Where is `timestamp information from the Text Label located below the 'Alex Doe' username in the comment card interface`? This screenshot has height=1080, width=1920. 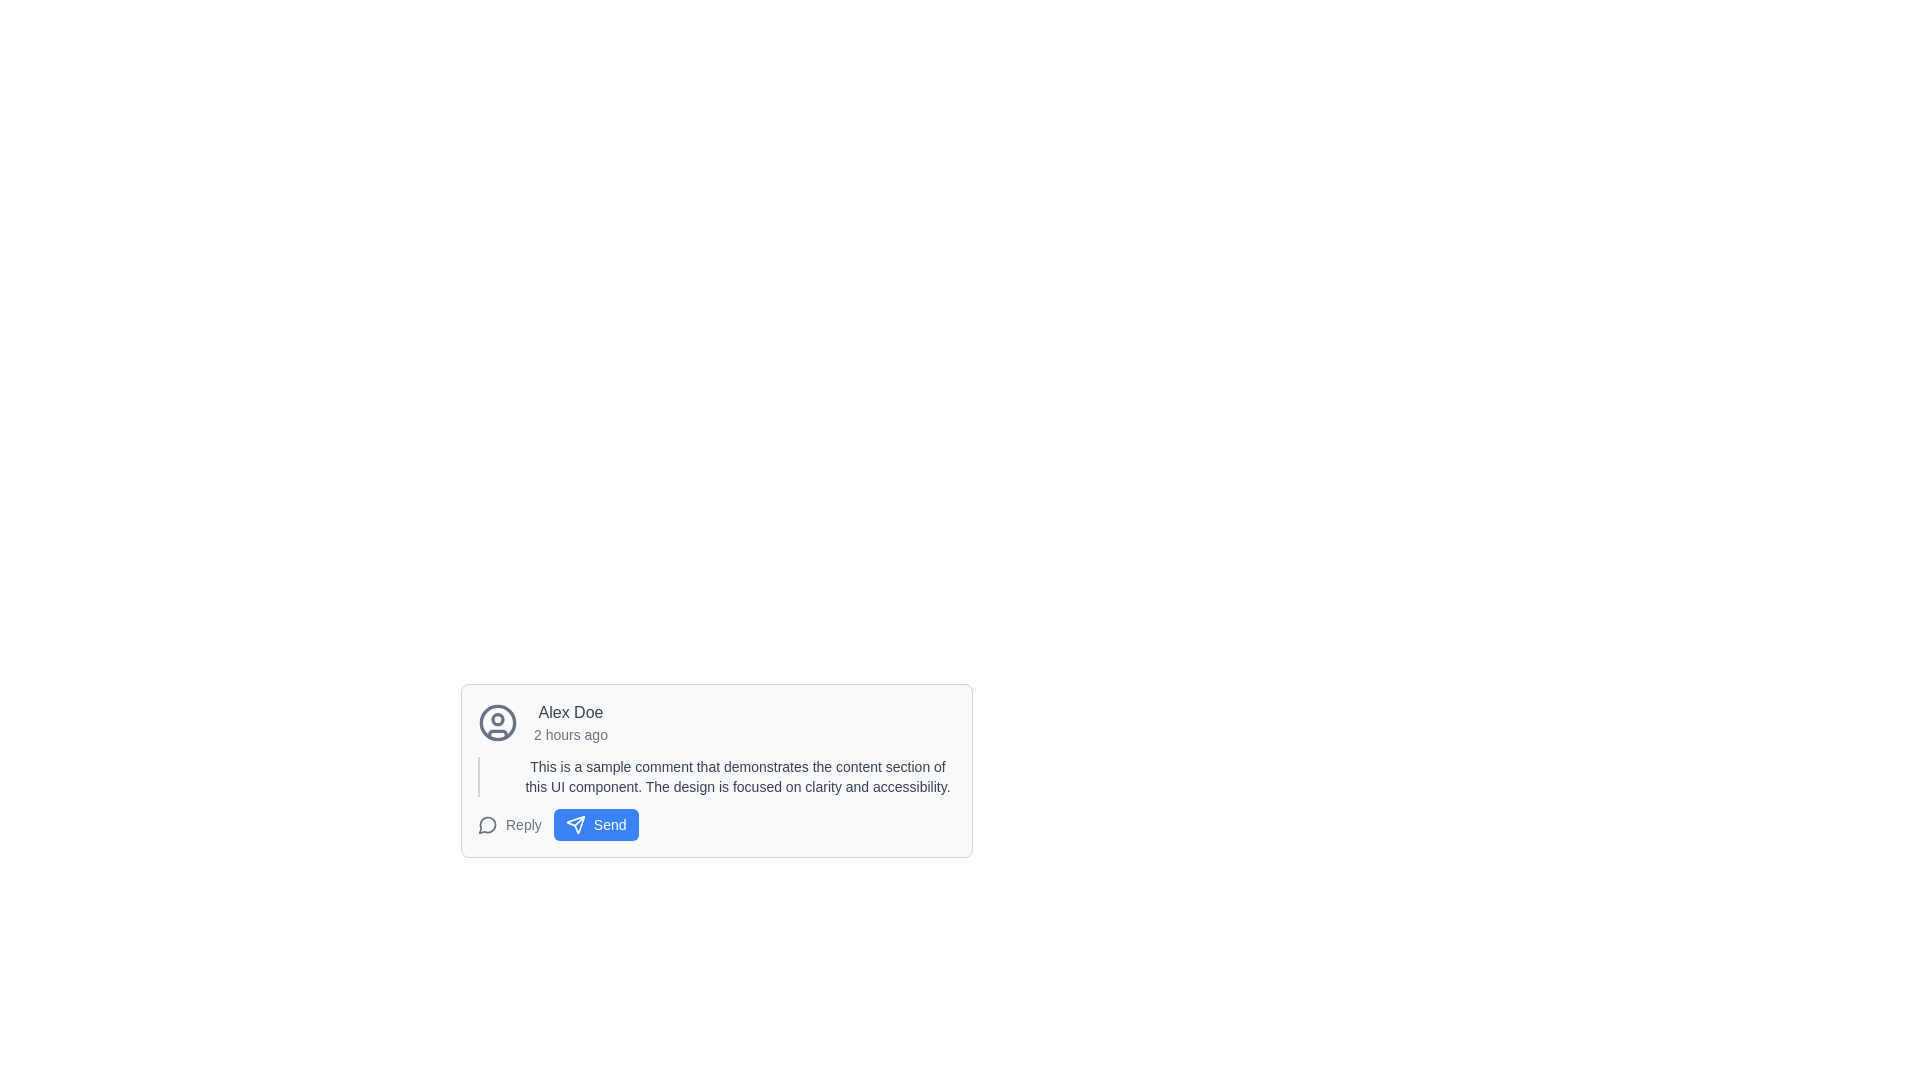 timestamp information from the Text Label located below the 'Alex Doe' username in the comment card interface is located at coordinates (570, 735).